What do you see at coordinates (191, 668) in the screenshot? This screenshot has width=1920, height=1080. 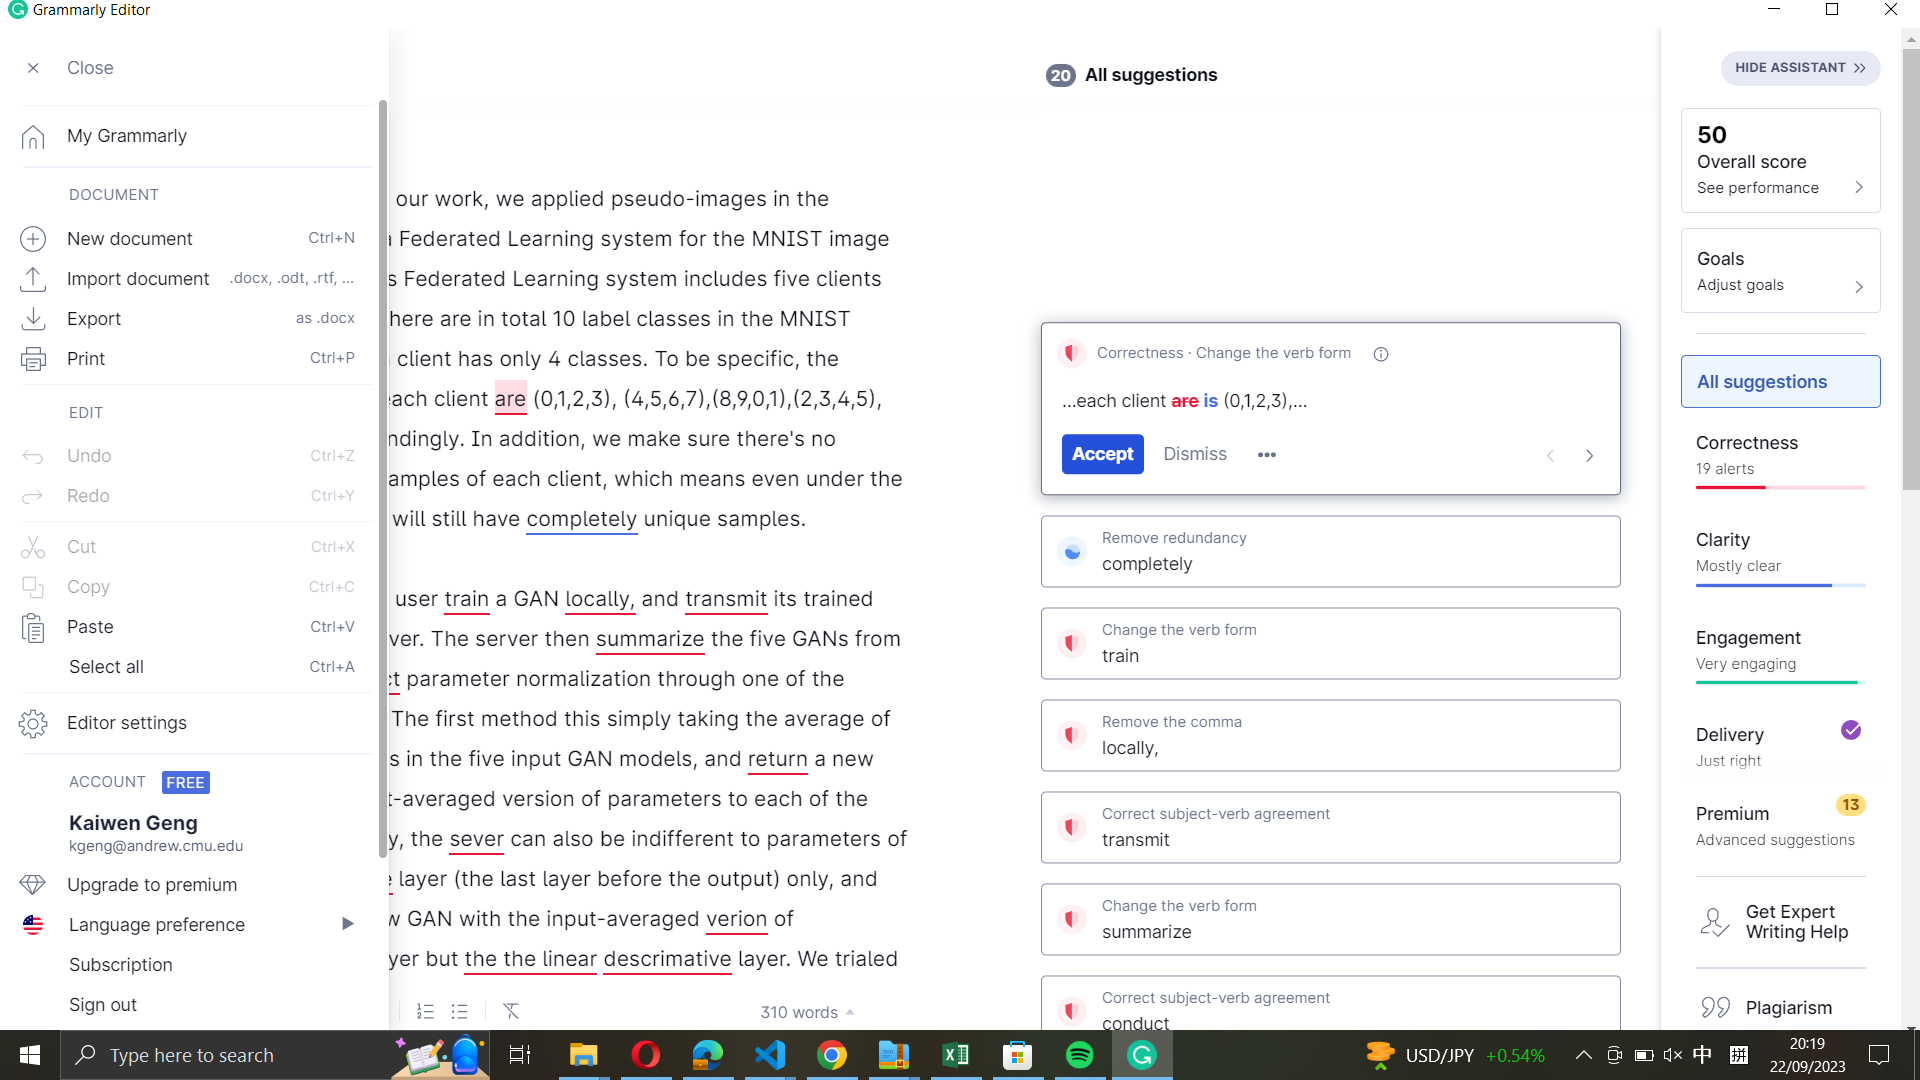 I see `Highlight every word` at bounding box center [191, 668].